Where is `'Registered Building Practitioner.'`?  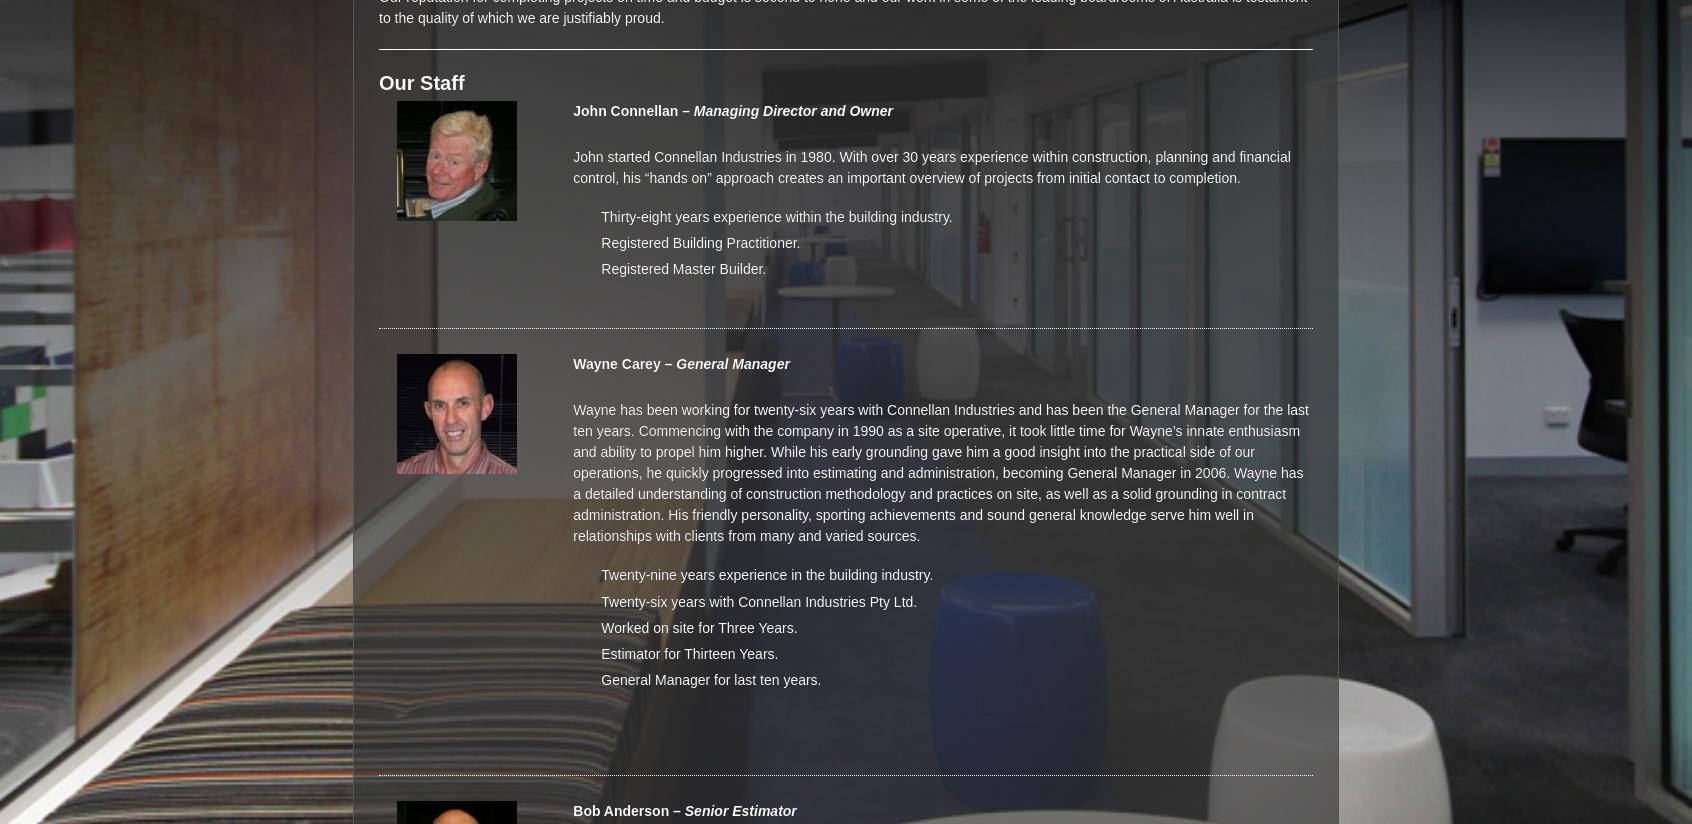
'Registered Building Practitioner.' is located at coordinates (700, 242).